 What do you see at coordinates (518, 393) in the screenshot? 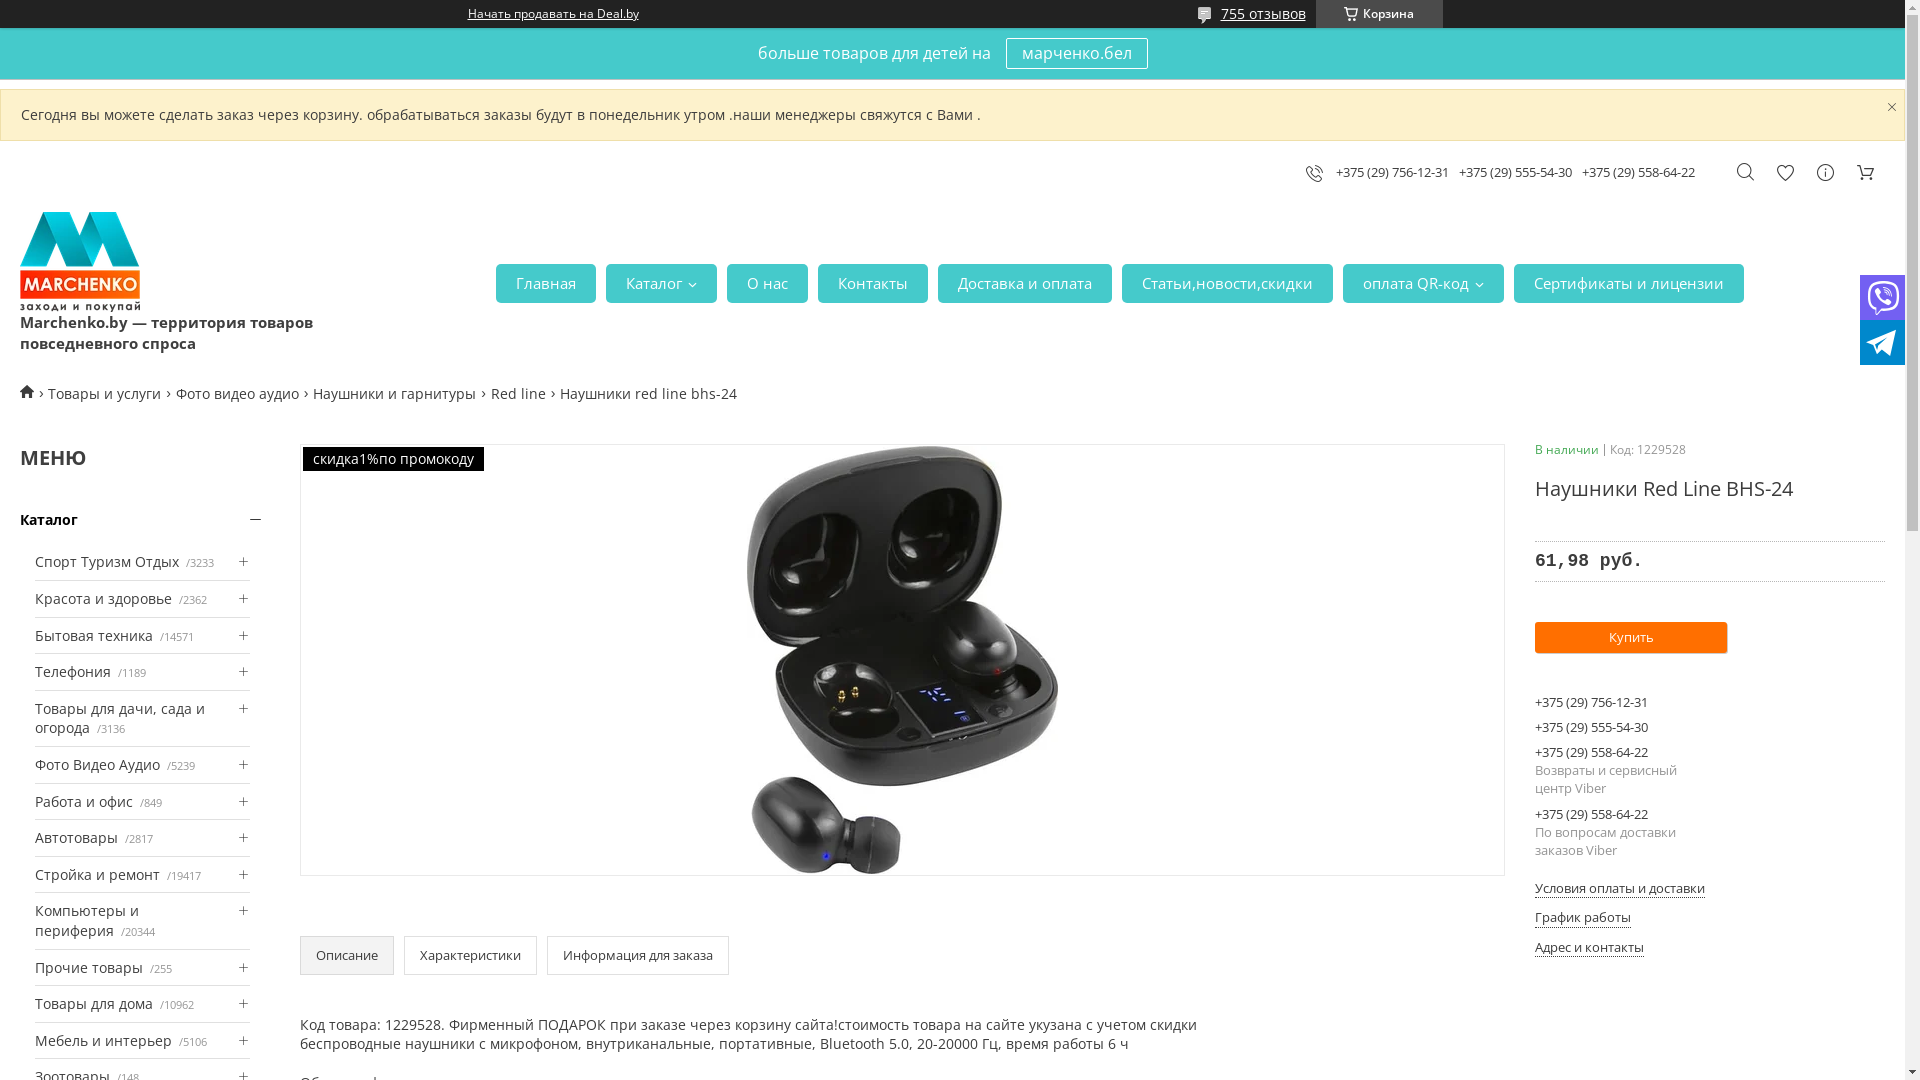
I see `'Red line'` at bounding box center [518, 393].